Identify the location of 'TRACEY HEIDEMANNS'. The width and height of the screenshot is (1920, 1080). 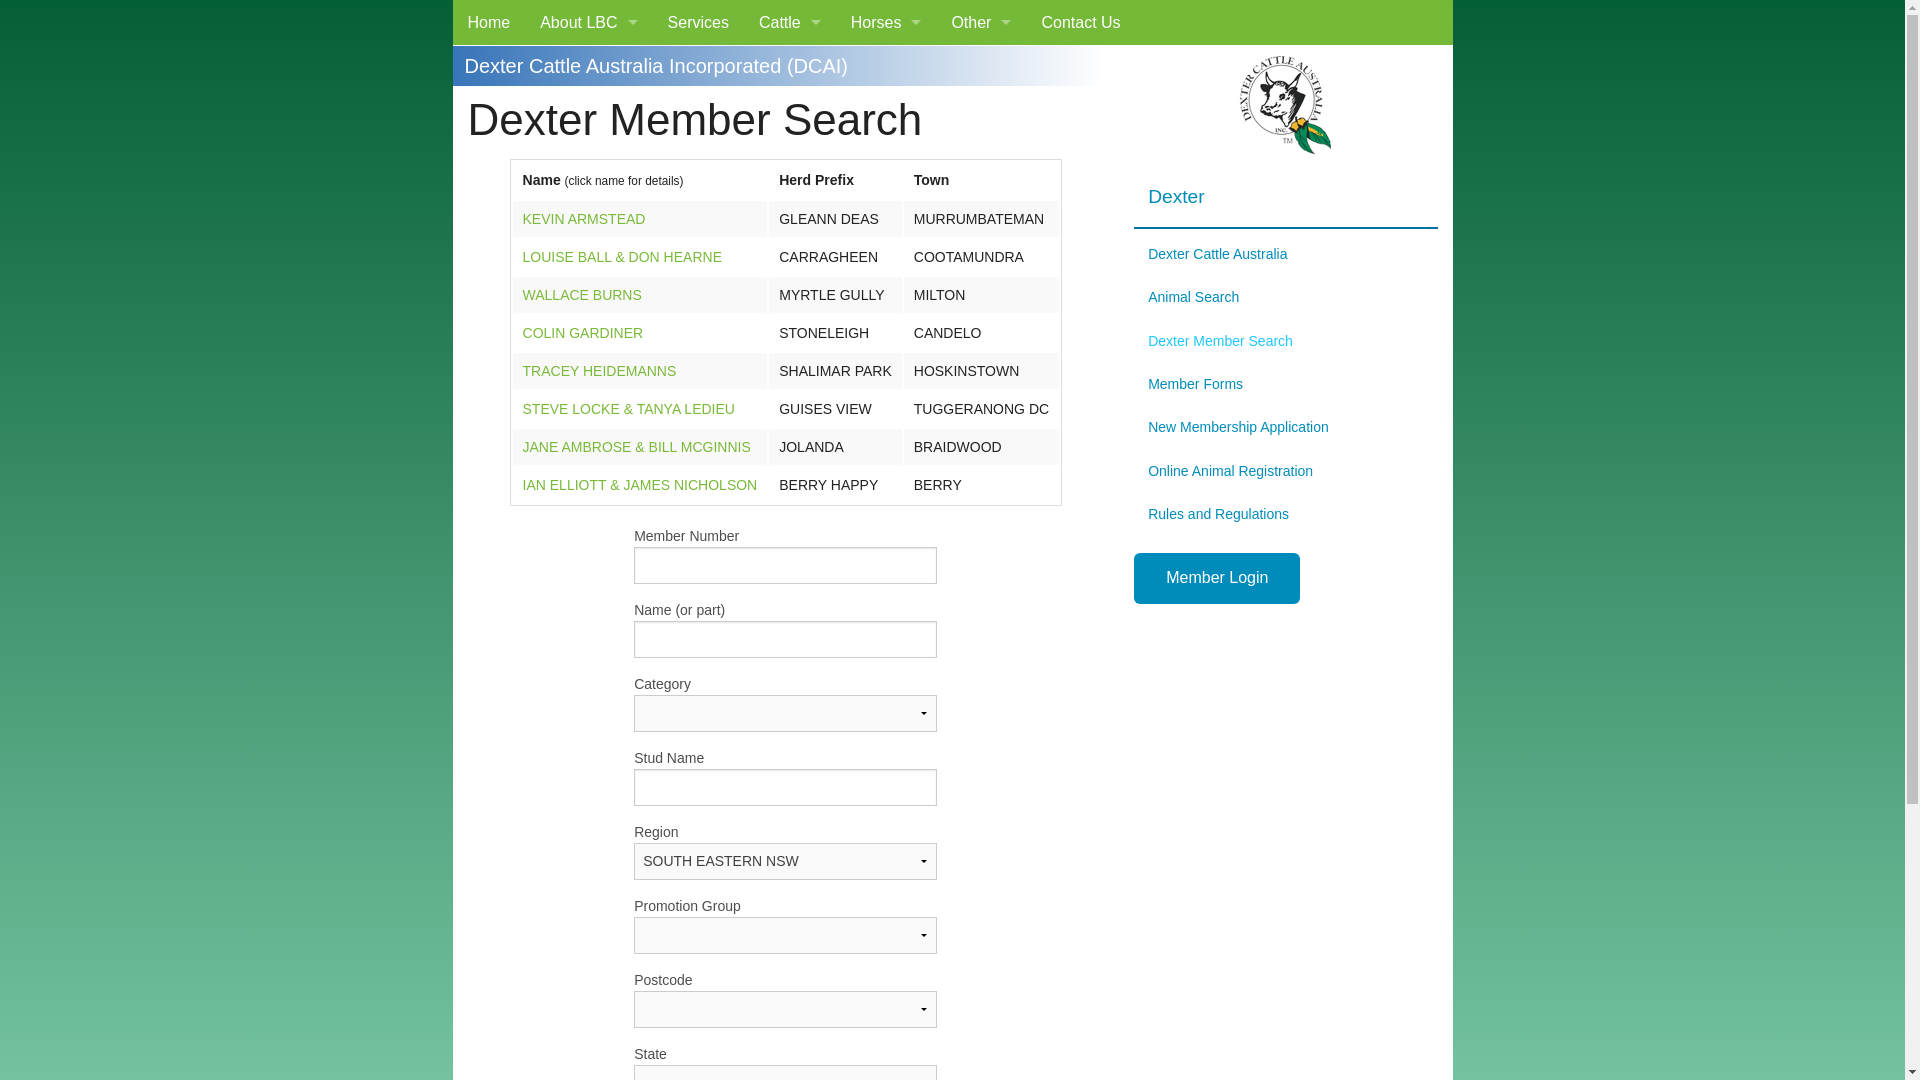
(599, 370).